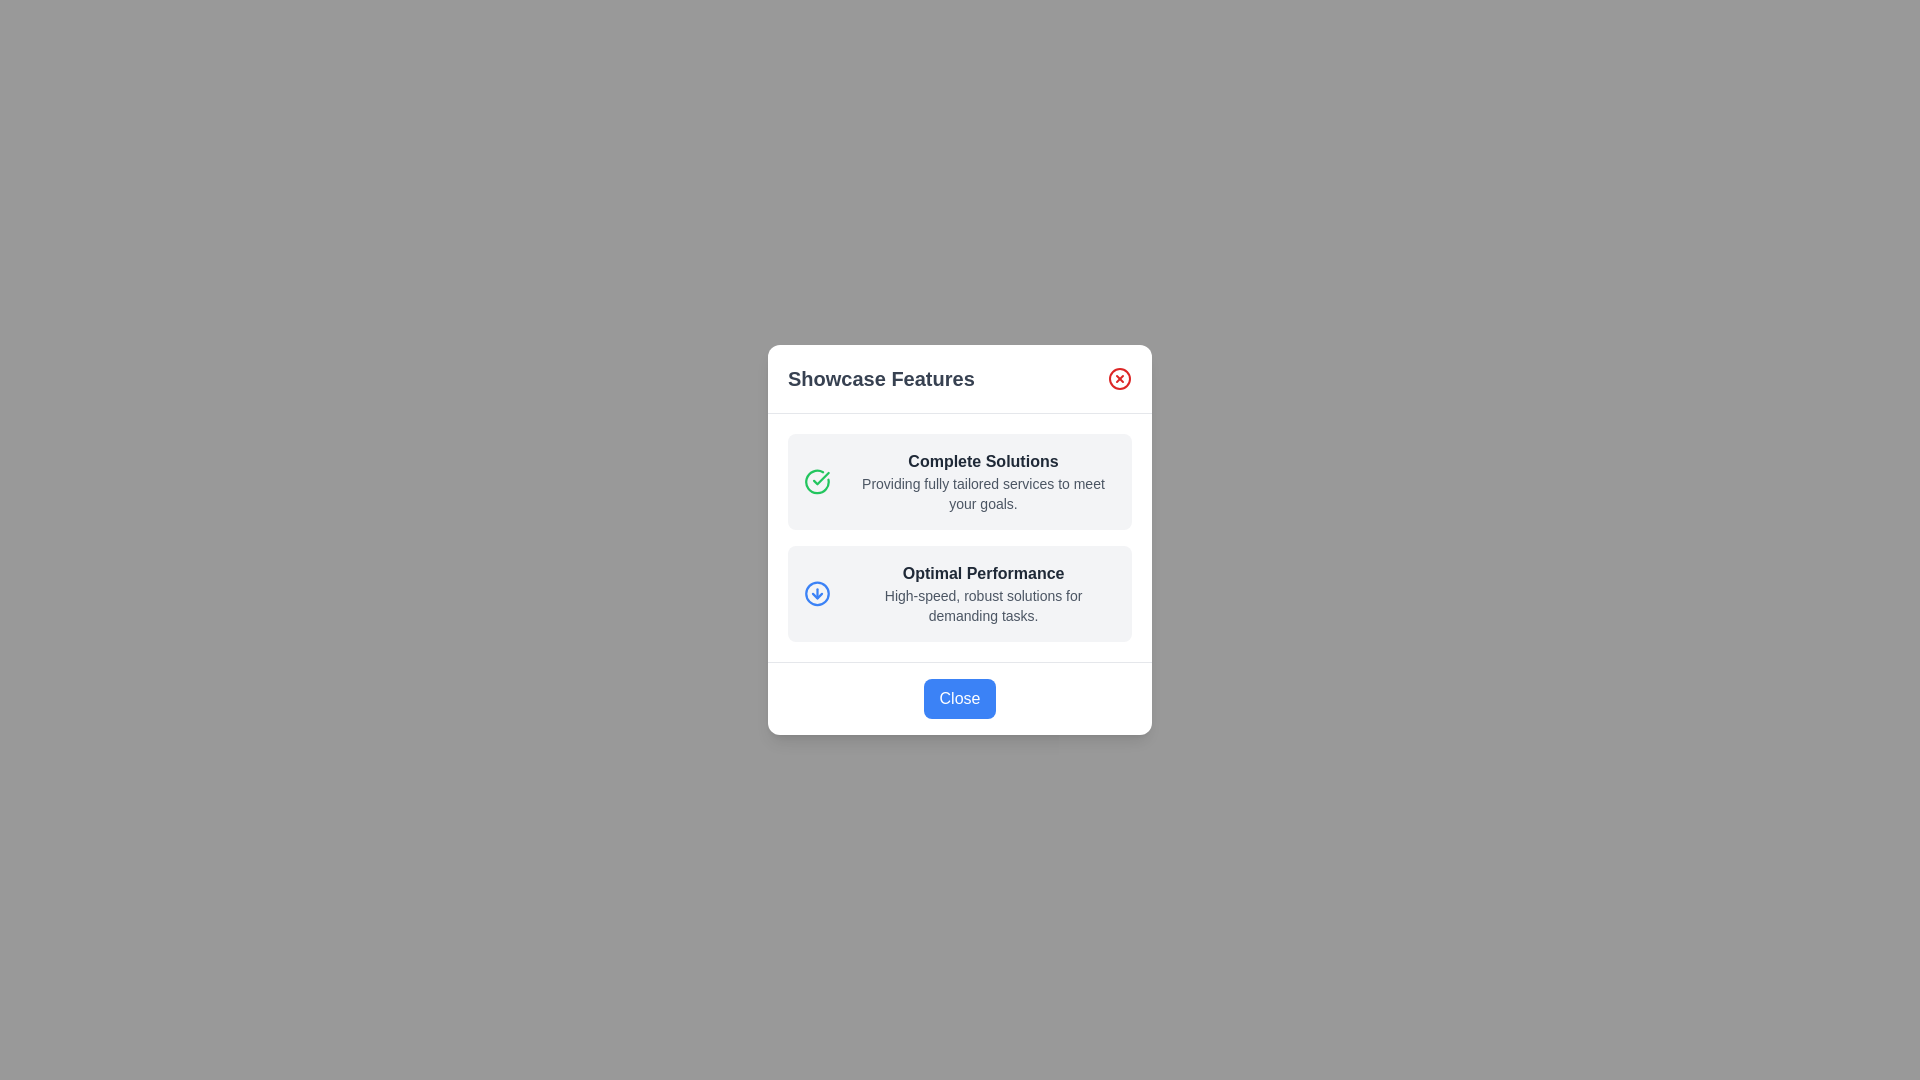  Describe the element at coordinates (960, 697) in the screenshot. I see `the 'Close' button to close the dialog` at that location.